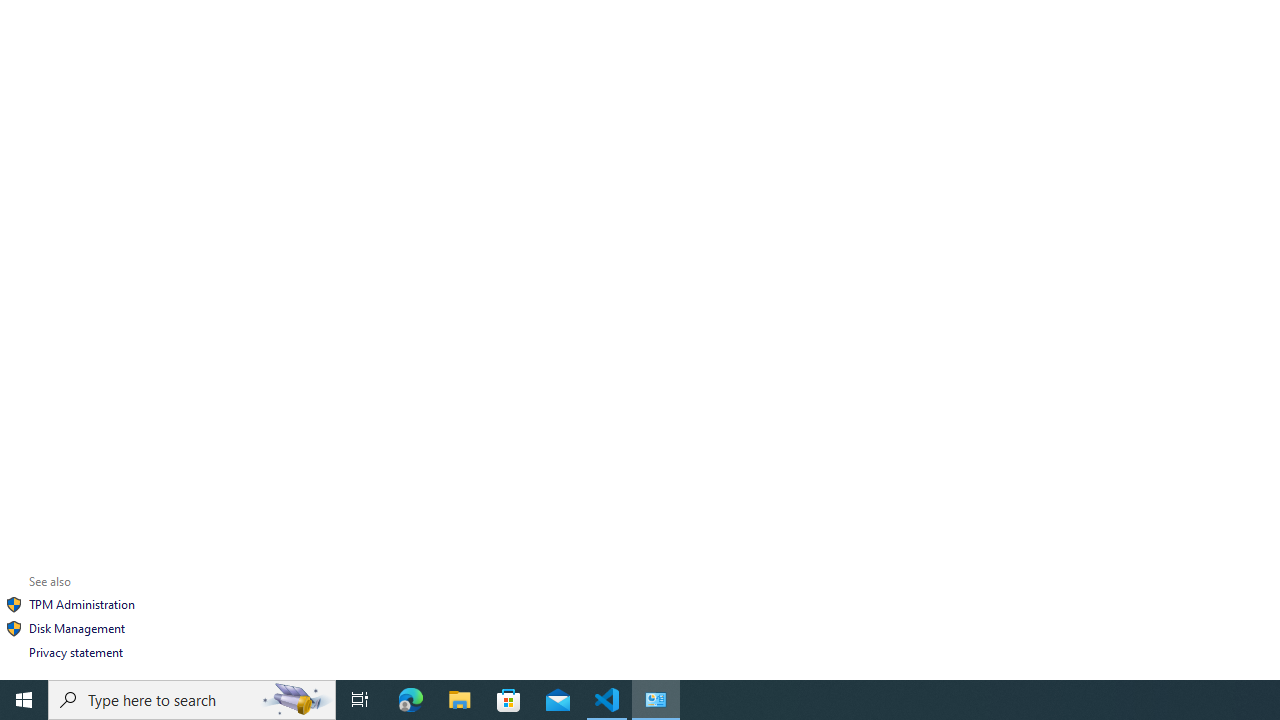  Describe the element at coordinates (80, 603) in the screenshot. I see `'TPM Administration'` at that location.